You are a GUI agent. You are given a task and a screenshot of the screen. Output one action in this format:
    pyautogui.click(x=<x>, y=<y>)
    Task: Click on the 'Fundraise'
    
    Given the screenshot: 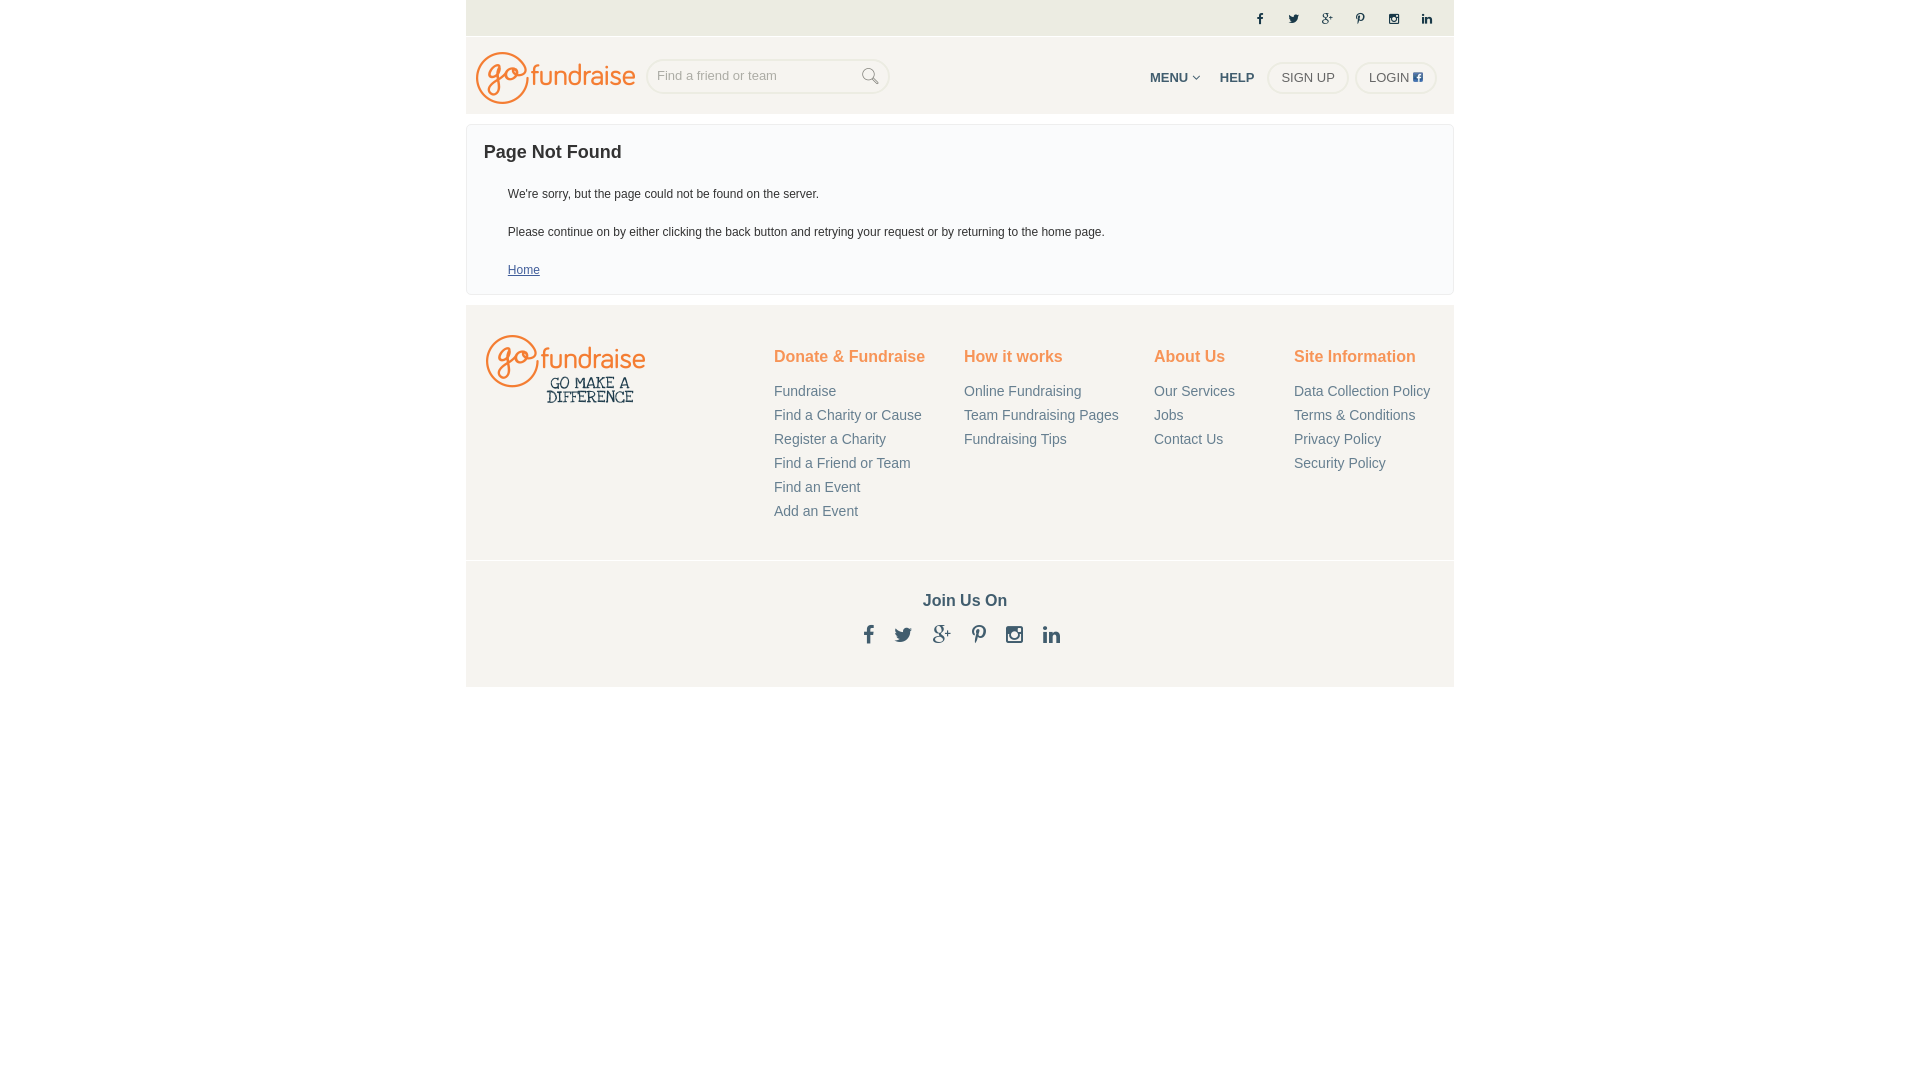 What is the action you would take?
    pyautogui.click(x=772, y=390)
    